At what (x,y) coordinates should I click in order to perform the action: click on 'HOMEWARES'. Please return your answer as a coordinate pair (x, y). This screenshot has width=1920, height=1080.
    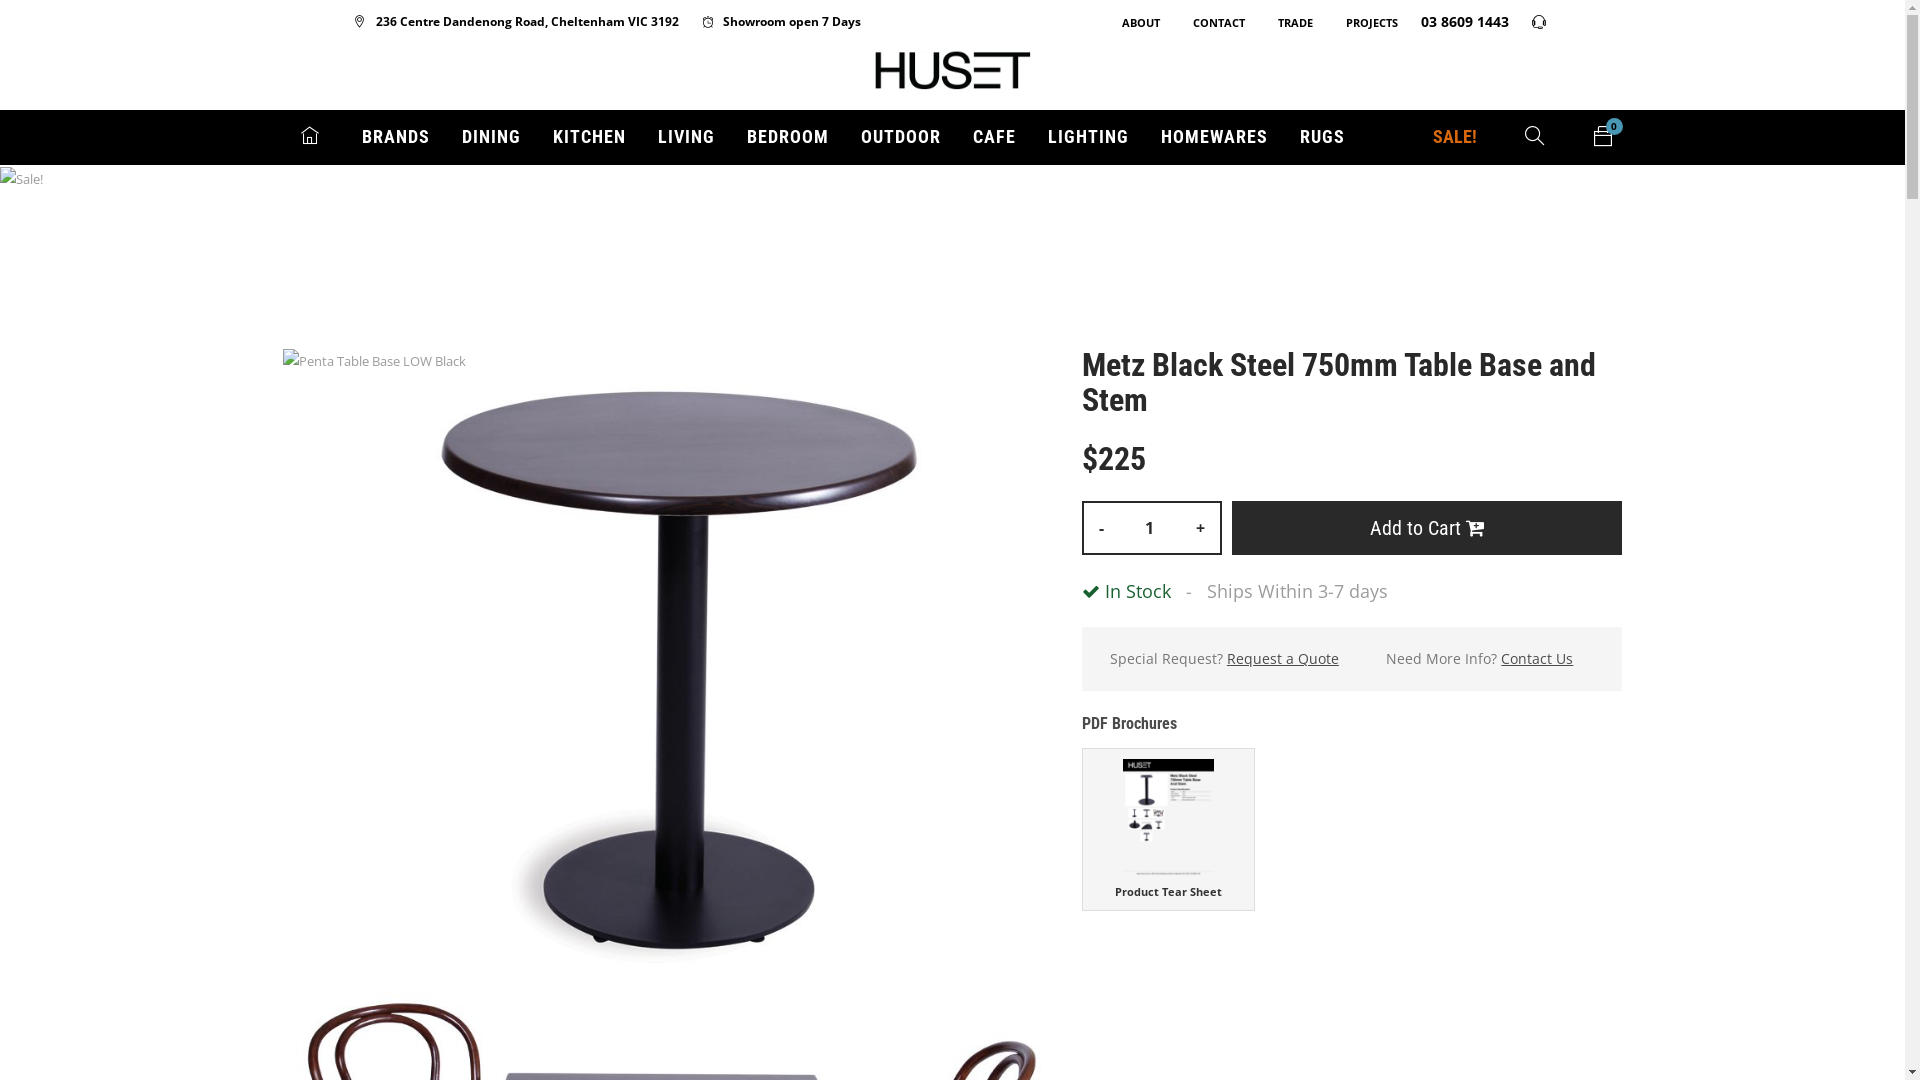
    Looking at the image, I should click on (1212, 136).